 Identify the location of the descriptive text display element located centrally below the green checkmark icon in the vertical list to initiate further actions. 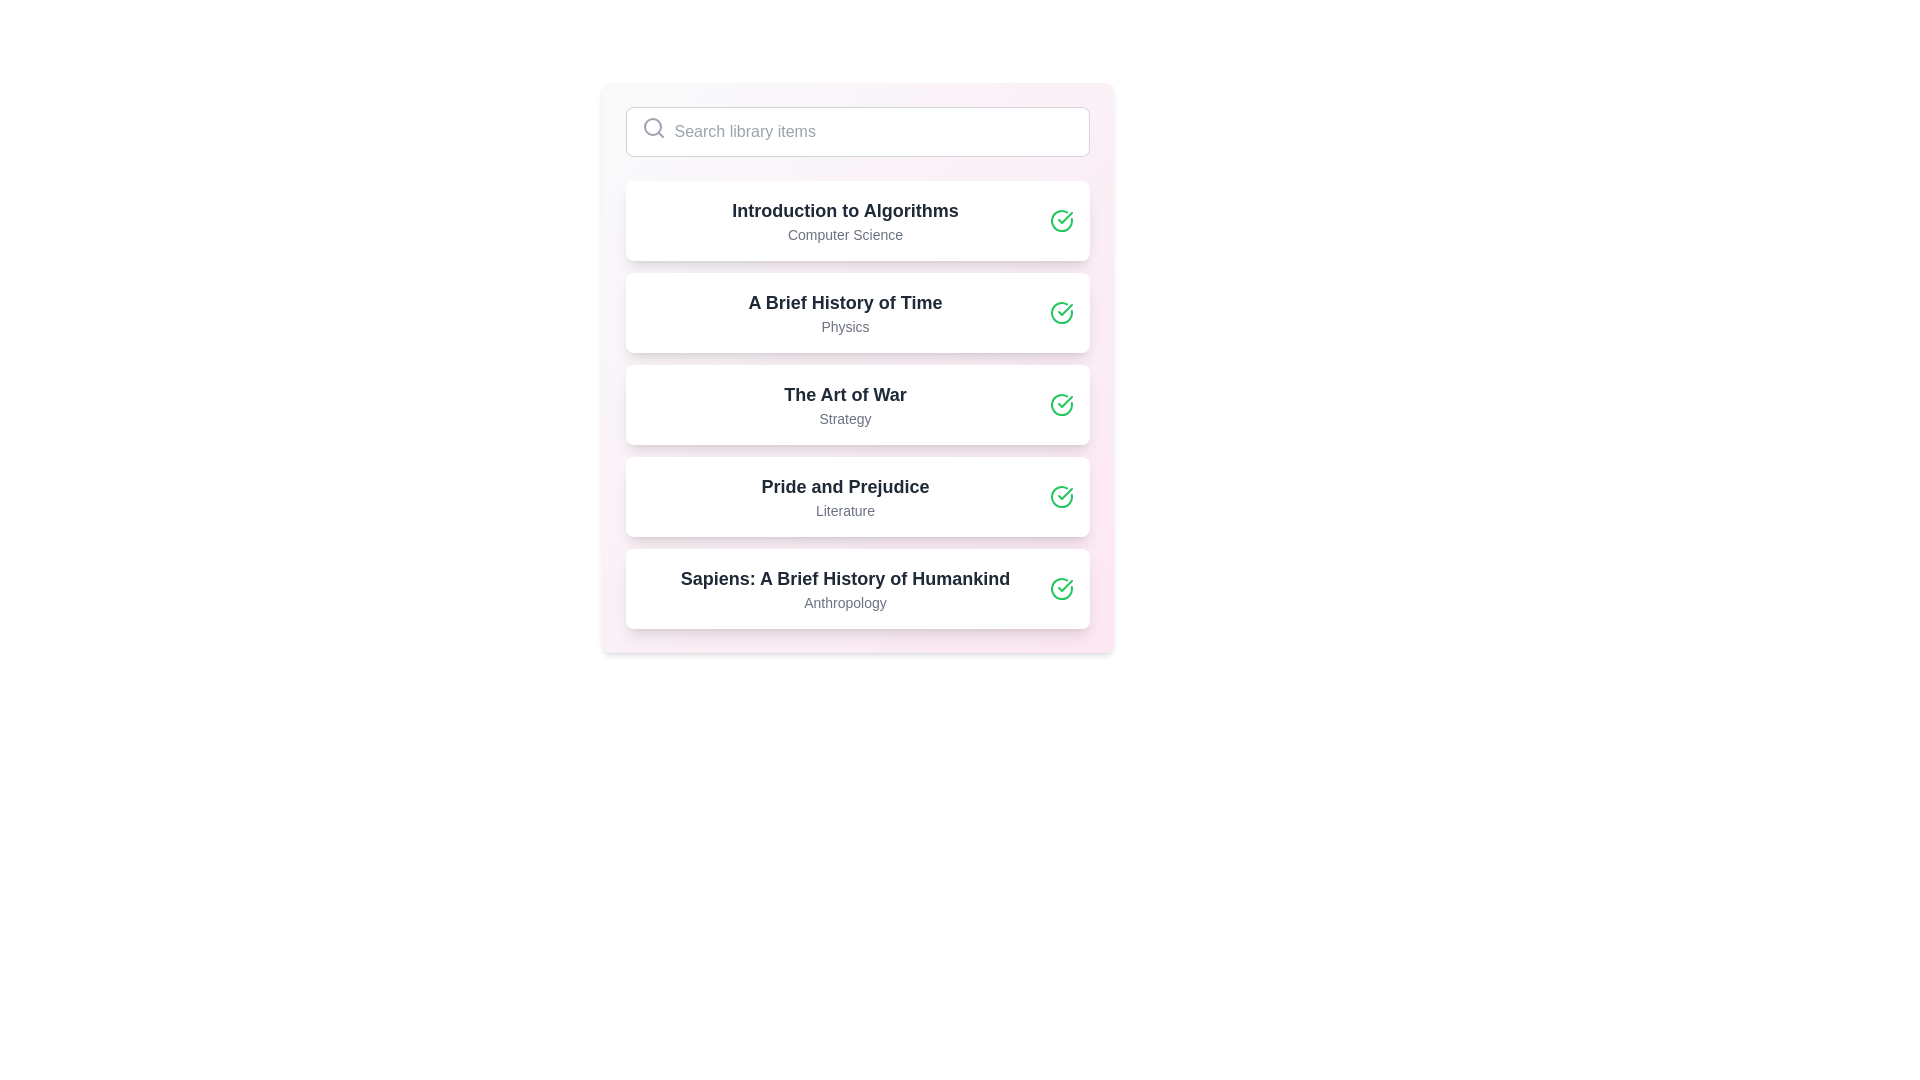
(845, 496).